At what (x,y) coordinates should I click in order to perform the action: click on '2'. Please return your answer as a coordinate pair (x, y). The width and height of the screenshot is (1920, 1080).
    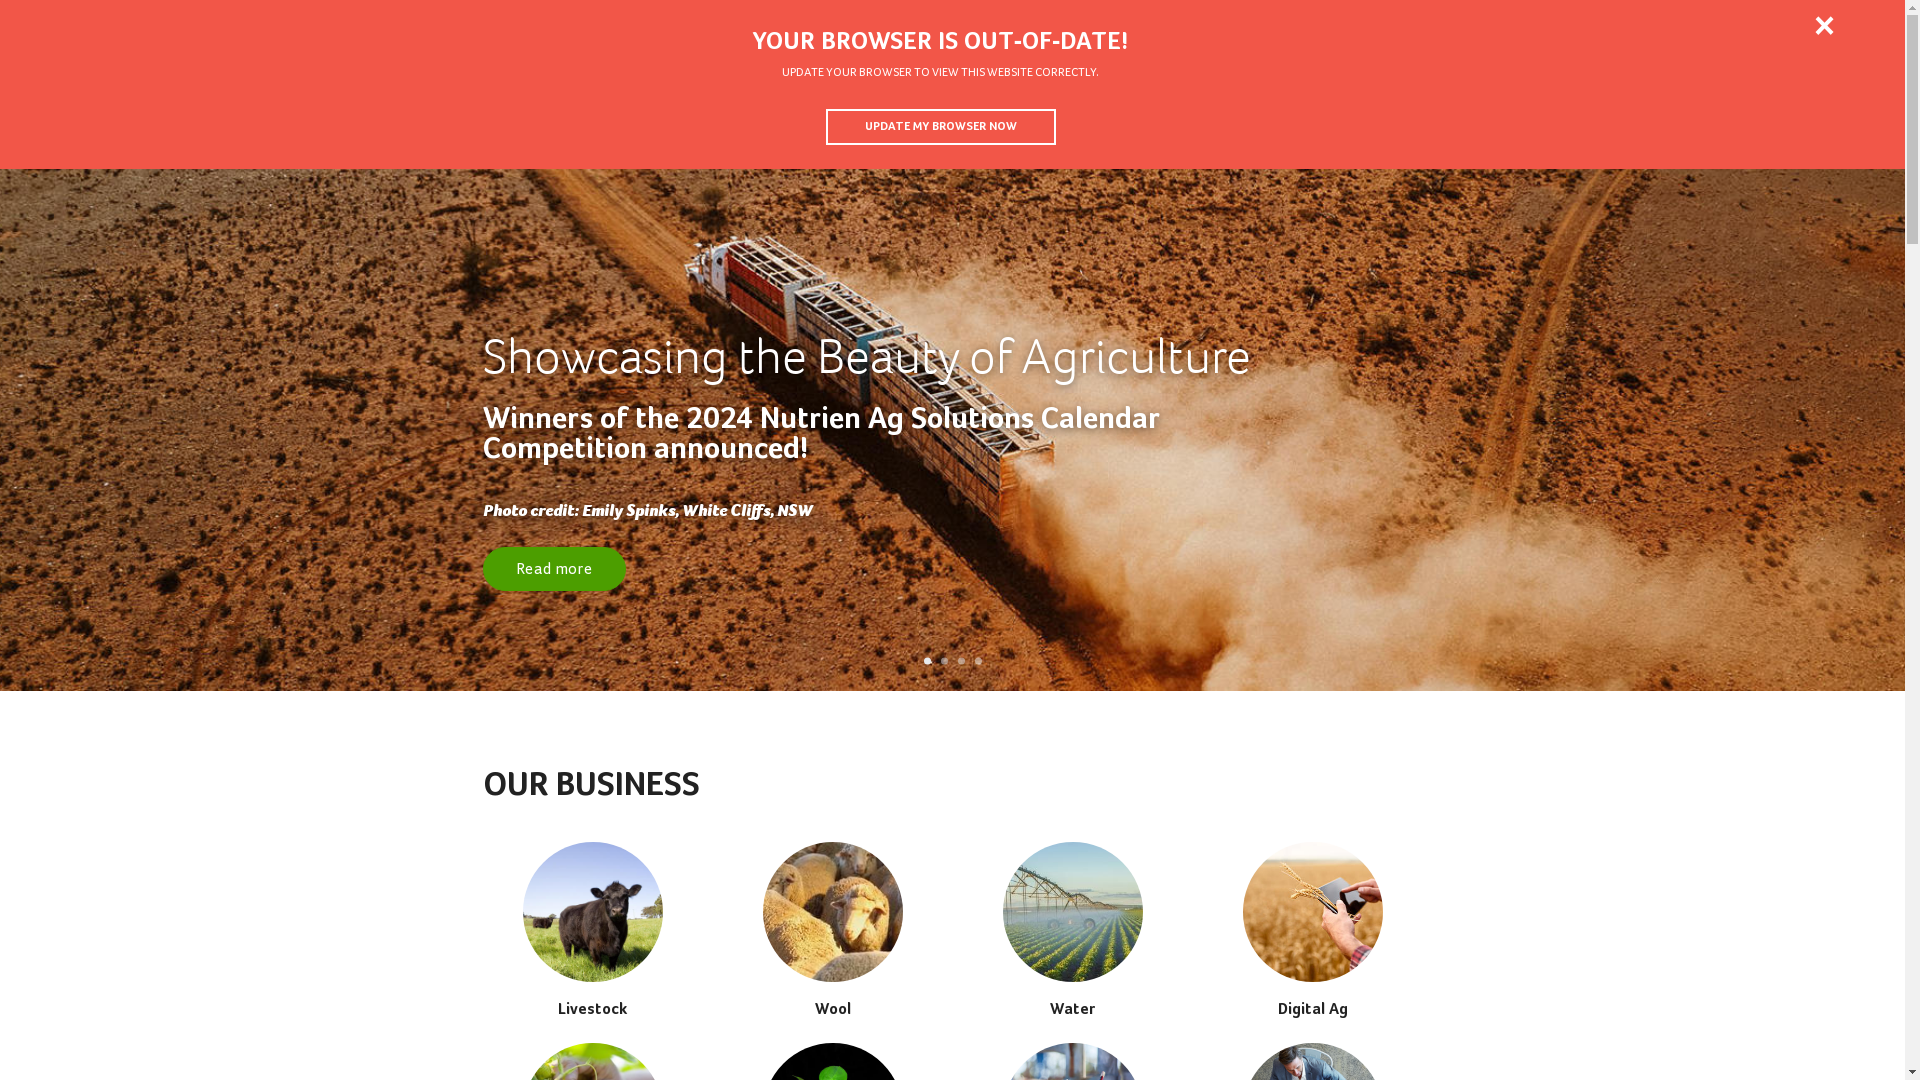
    Looking at the image, I should click on (942, 661).